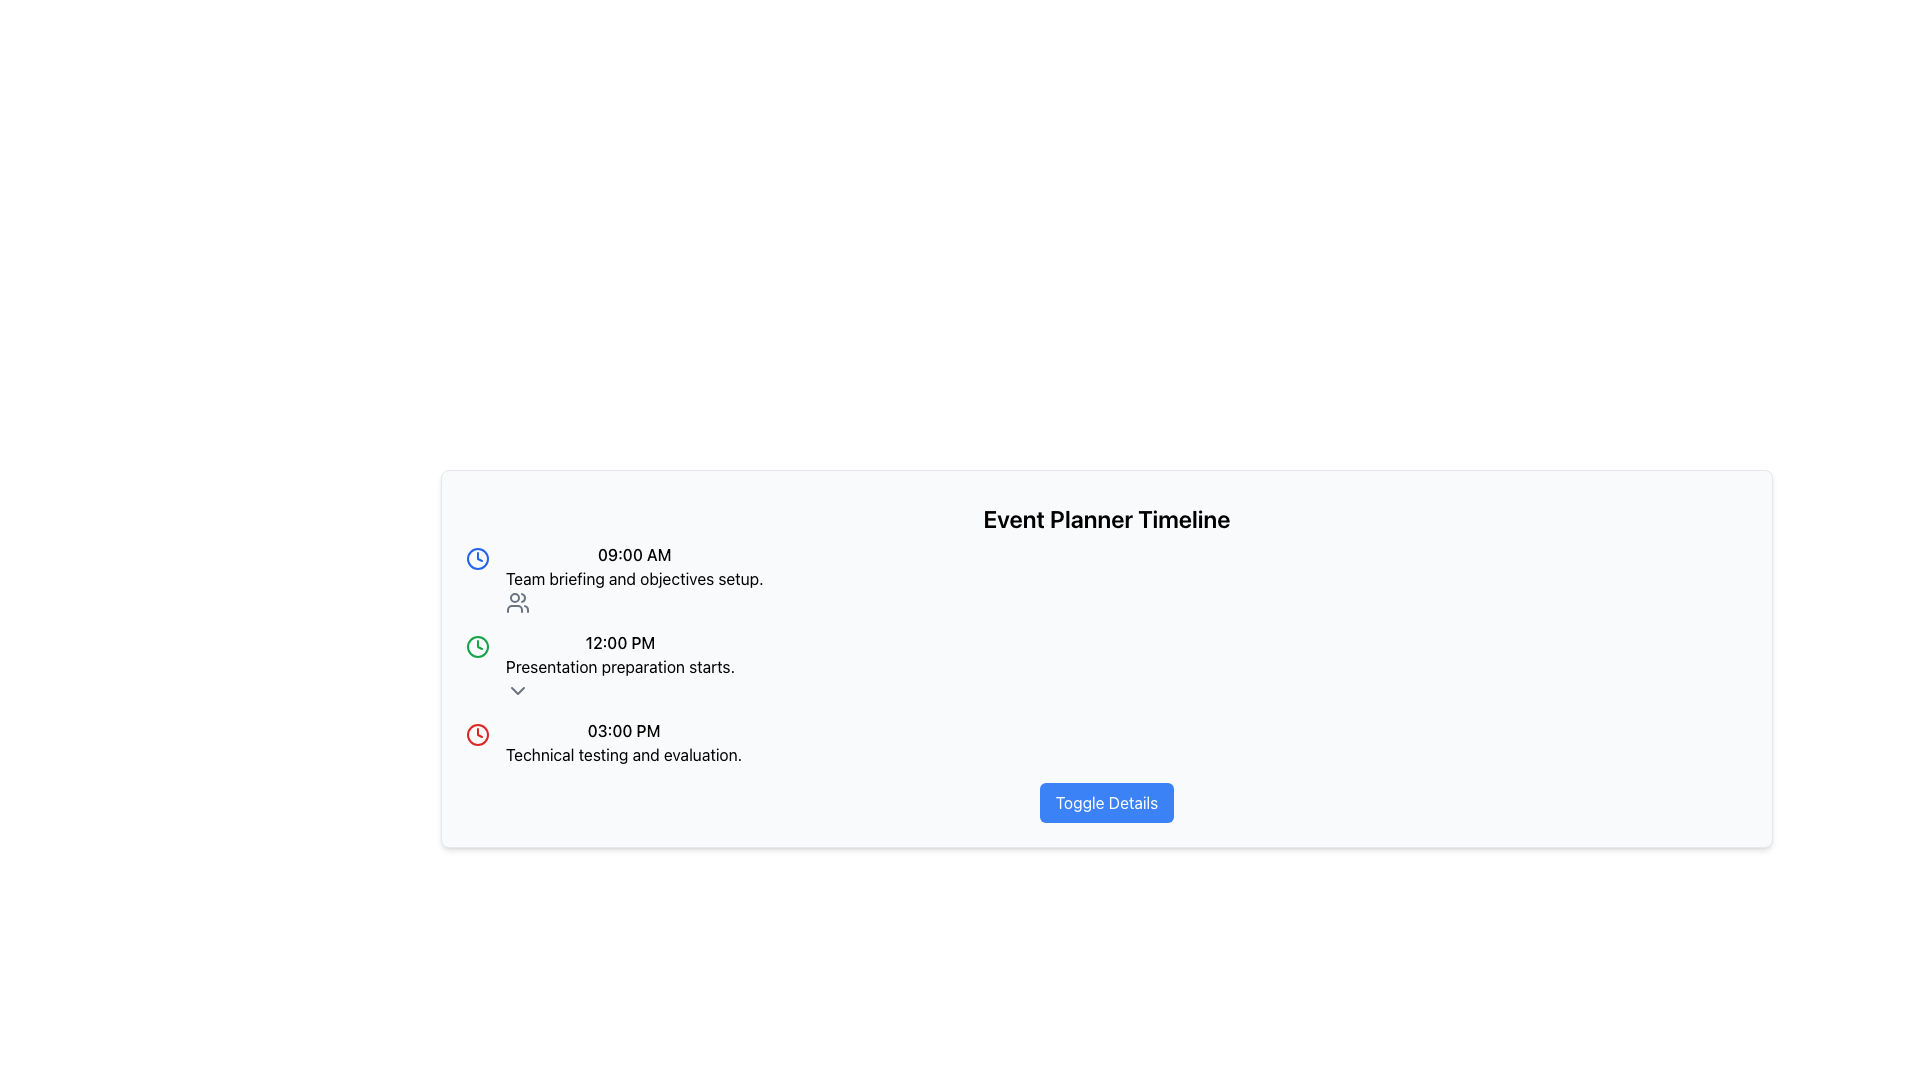  I want to click on the chevron icon located in the third row of the timeline list, below '12:00 PM Presentation preparation starts,', so click(518, 689).